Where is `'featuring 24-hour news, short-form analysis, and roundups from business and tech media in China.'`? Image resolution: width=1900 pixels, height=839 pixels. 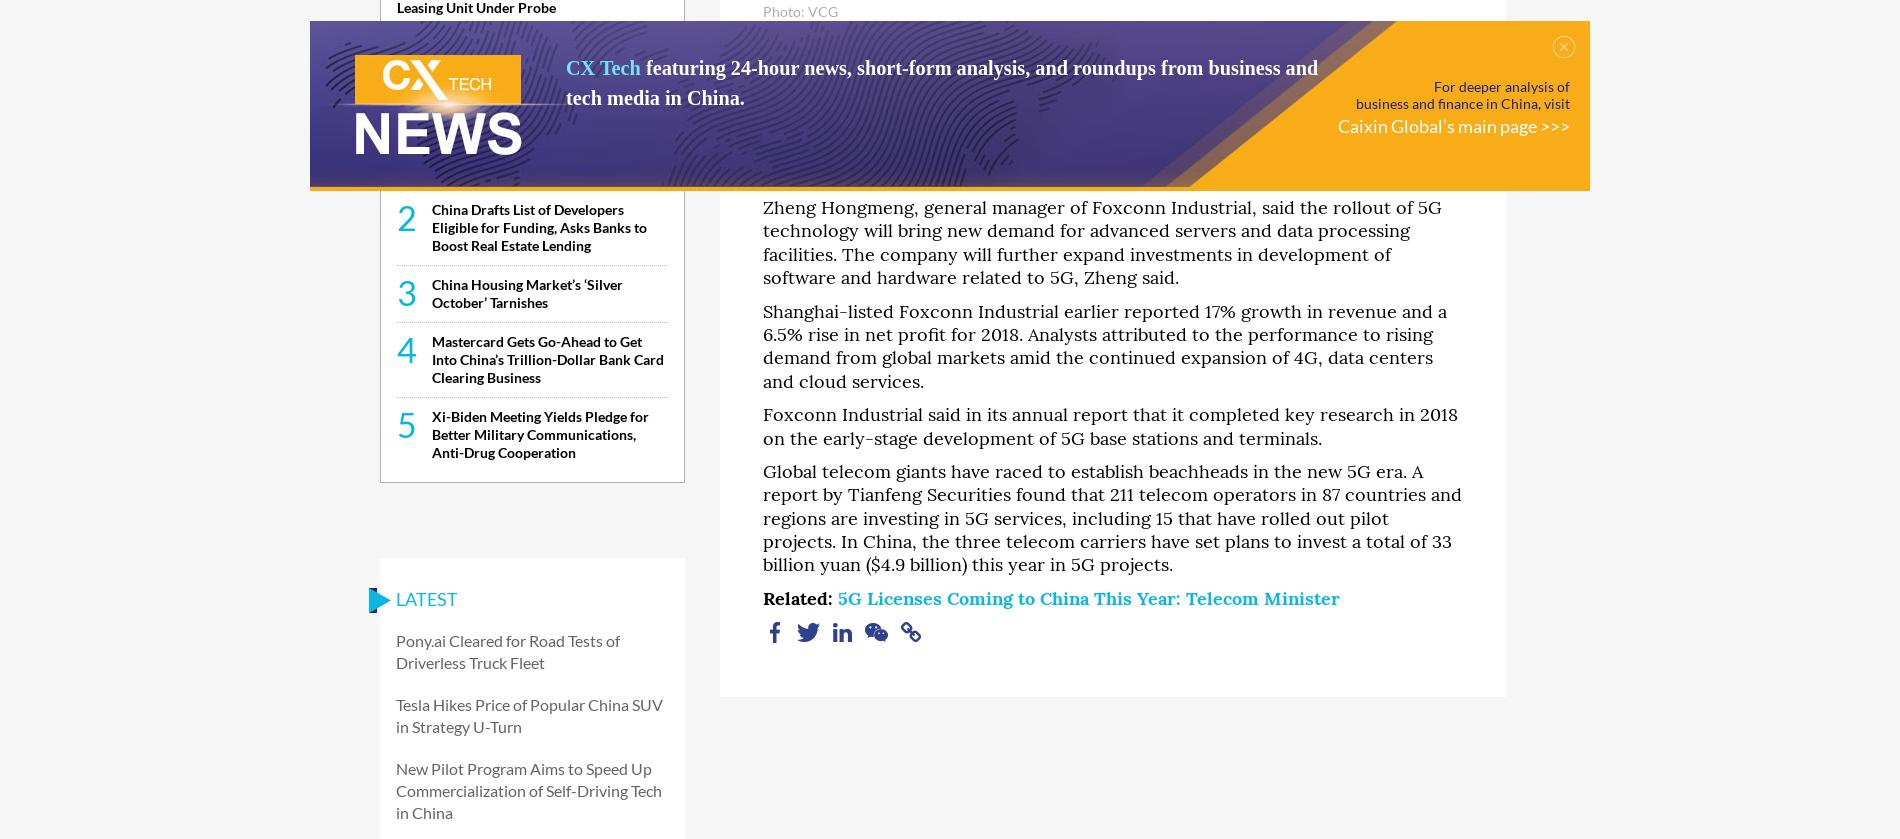 'featuring 24-hour news, short-form analysis, and roundups from business and tech media in China.' is located at coordinates (566, 82).